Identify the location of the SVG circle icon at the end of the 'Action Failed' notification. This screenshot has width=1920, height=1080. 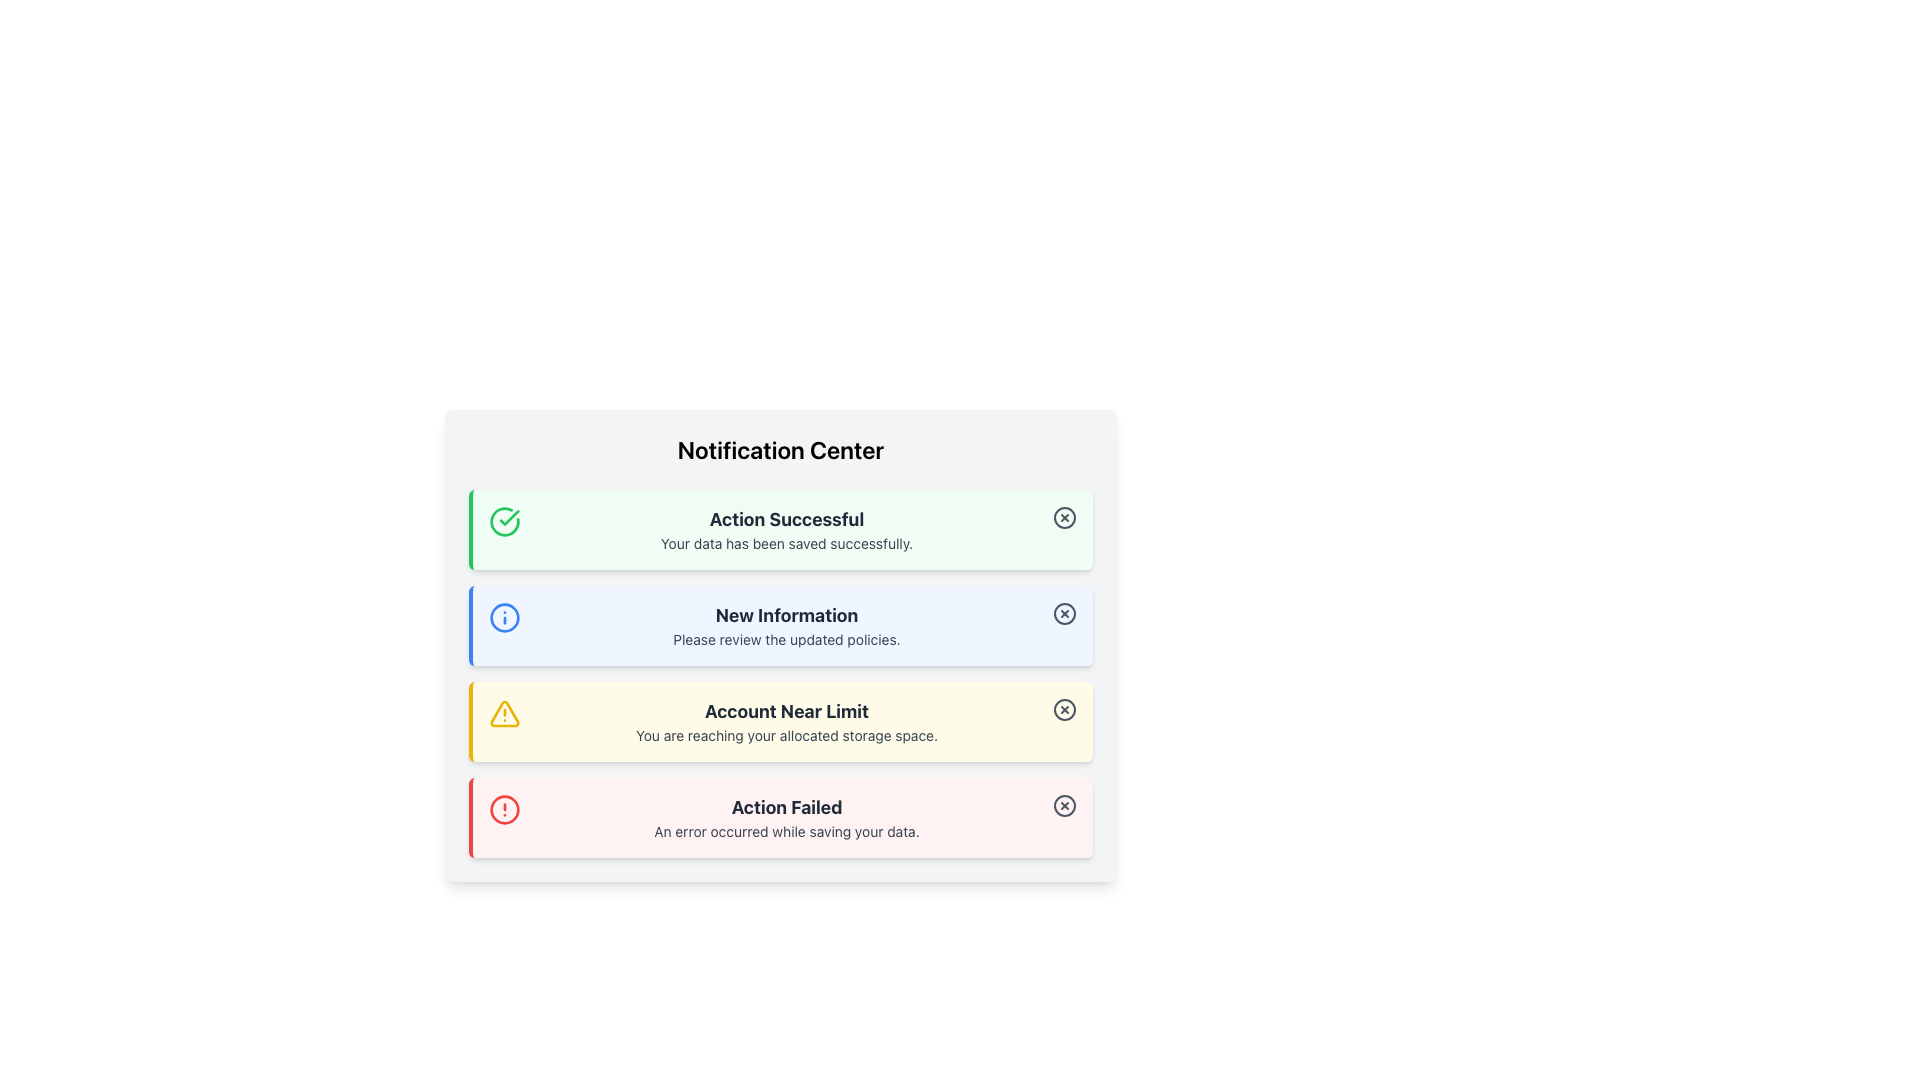
(1064, 805).